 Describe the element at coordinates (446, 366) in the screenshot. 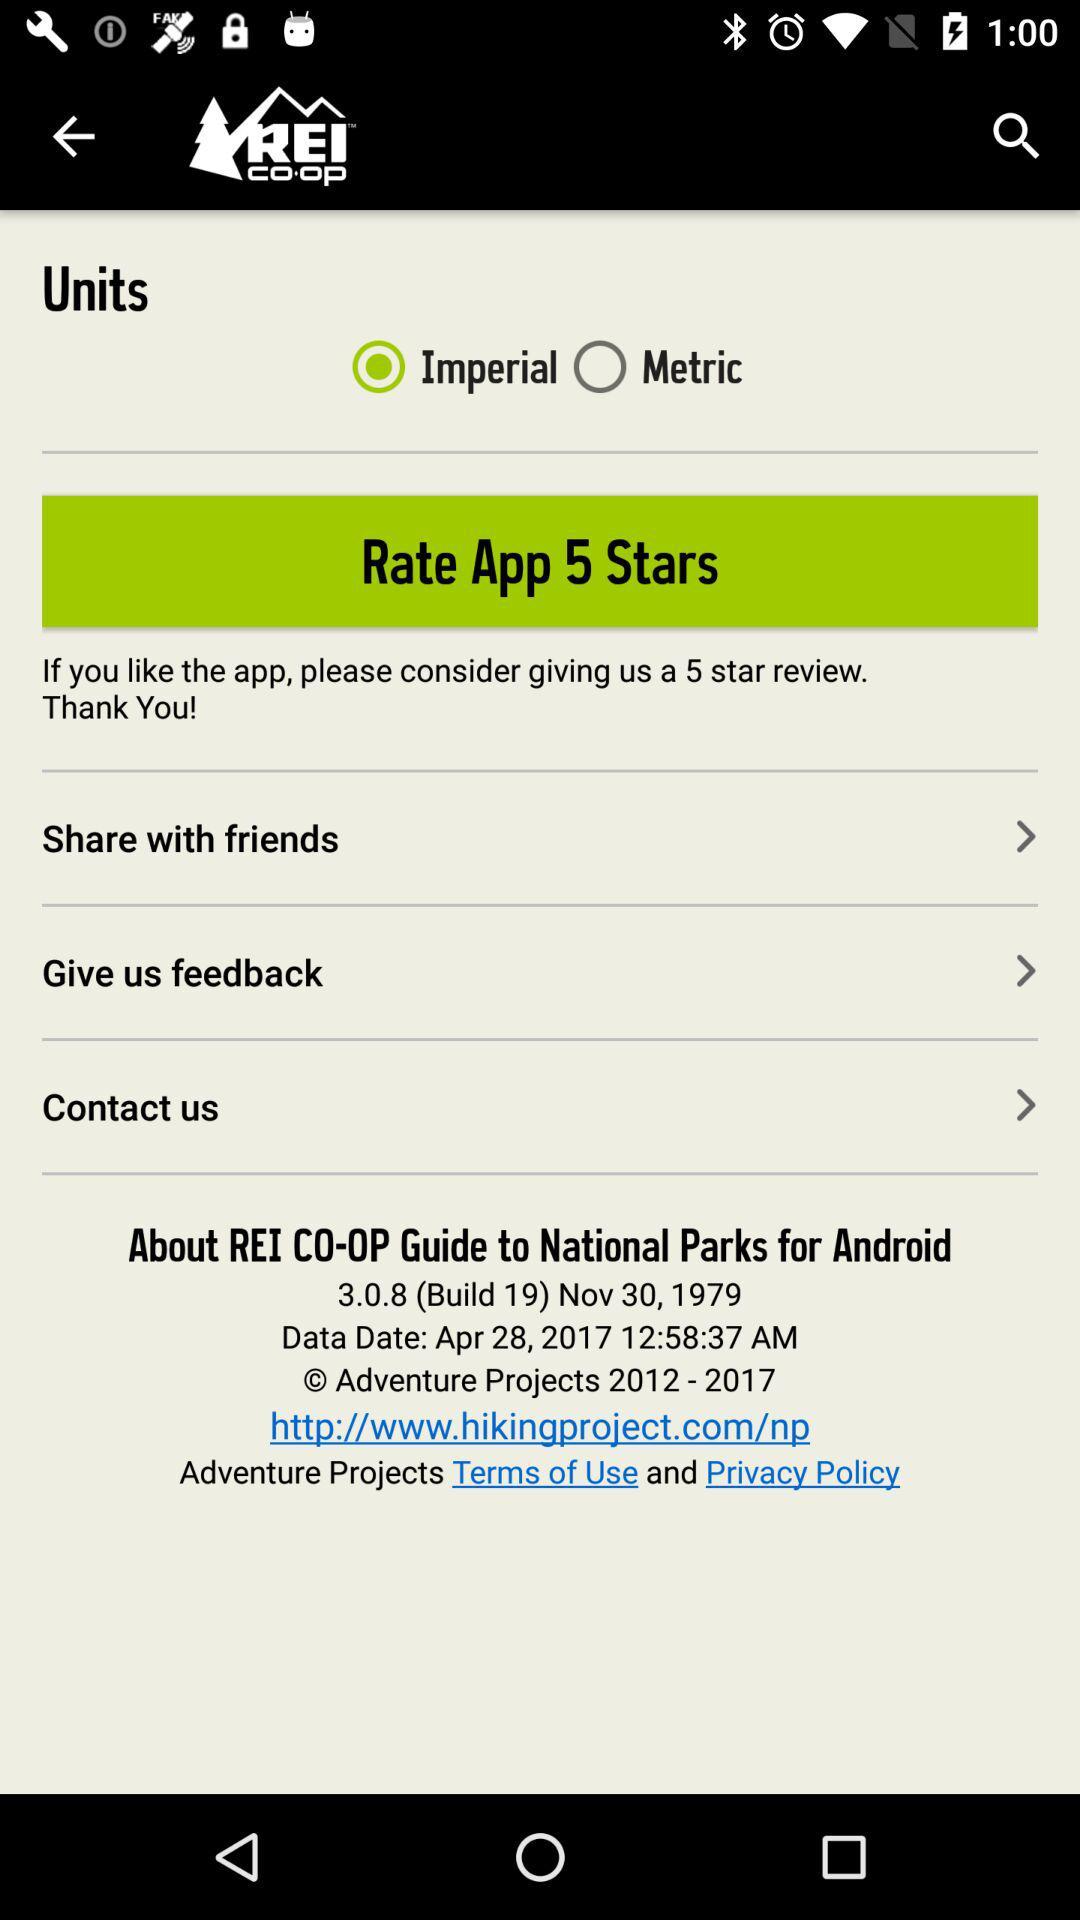

I see `item next to units` at that location.